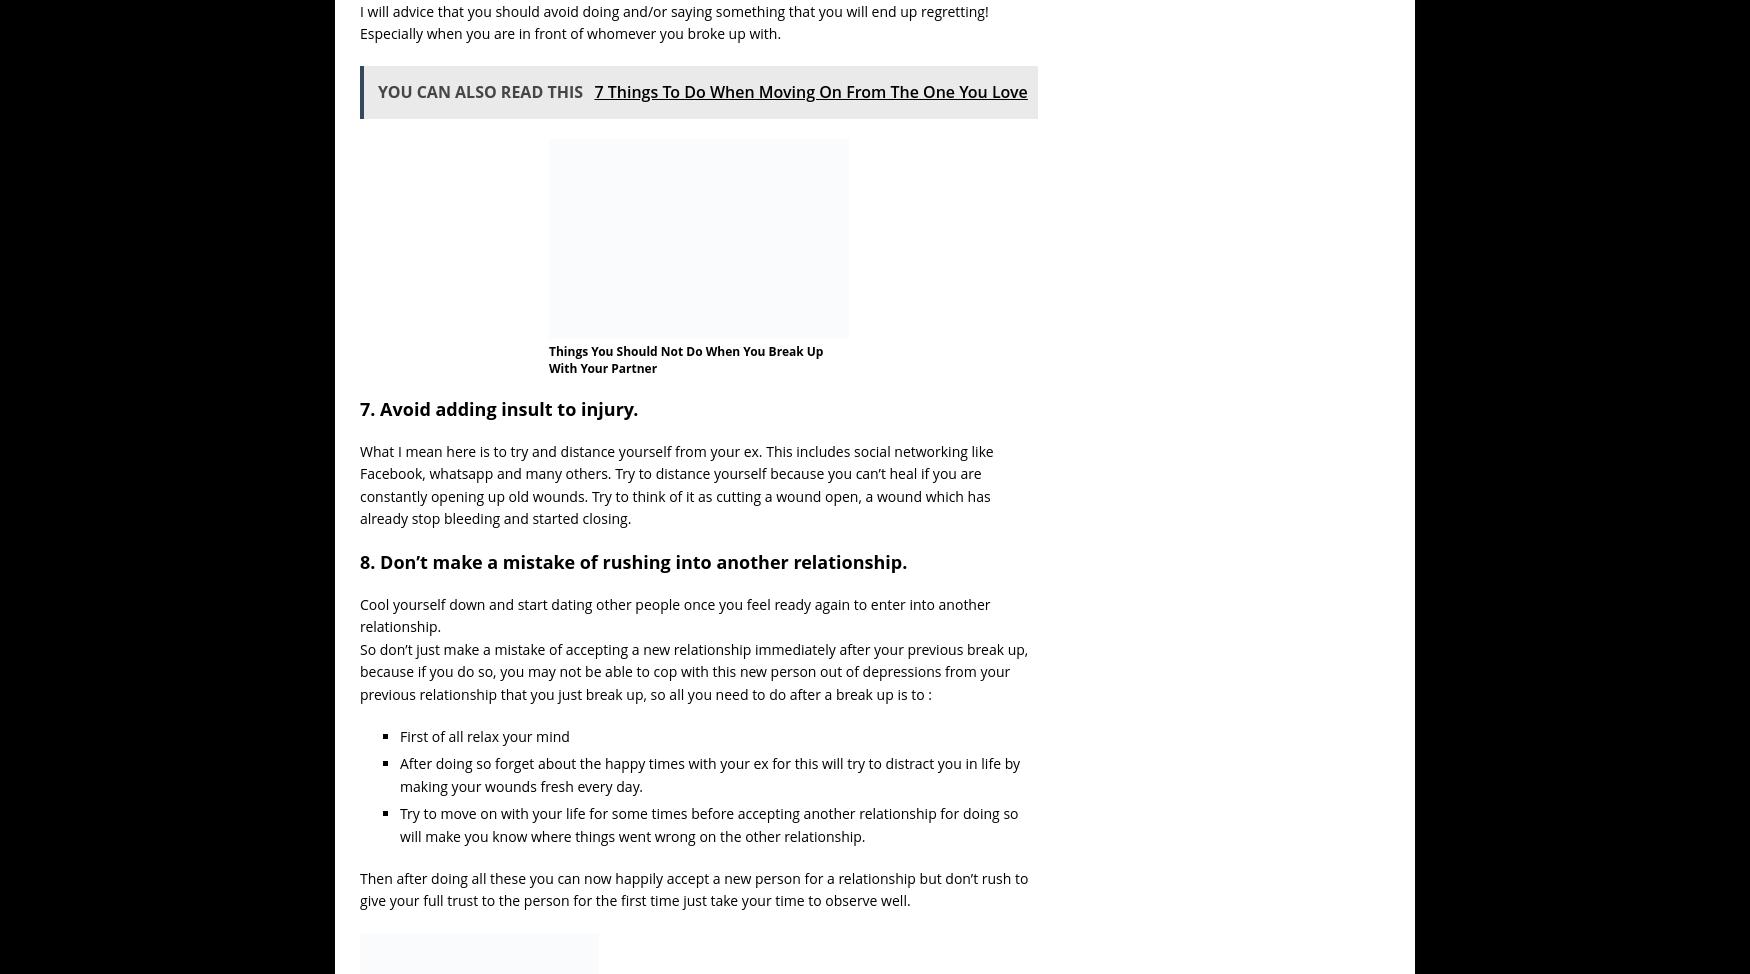 The width and height of the screenshot is (1750, 974). What do you see at coordinates (632, 561) in the screenshot?
I see `'8. Don’t make a mistake of rushing into another relationship.'` at bounding box center [632, 561].